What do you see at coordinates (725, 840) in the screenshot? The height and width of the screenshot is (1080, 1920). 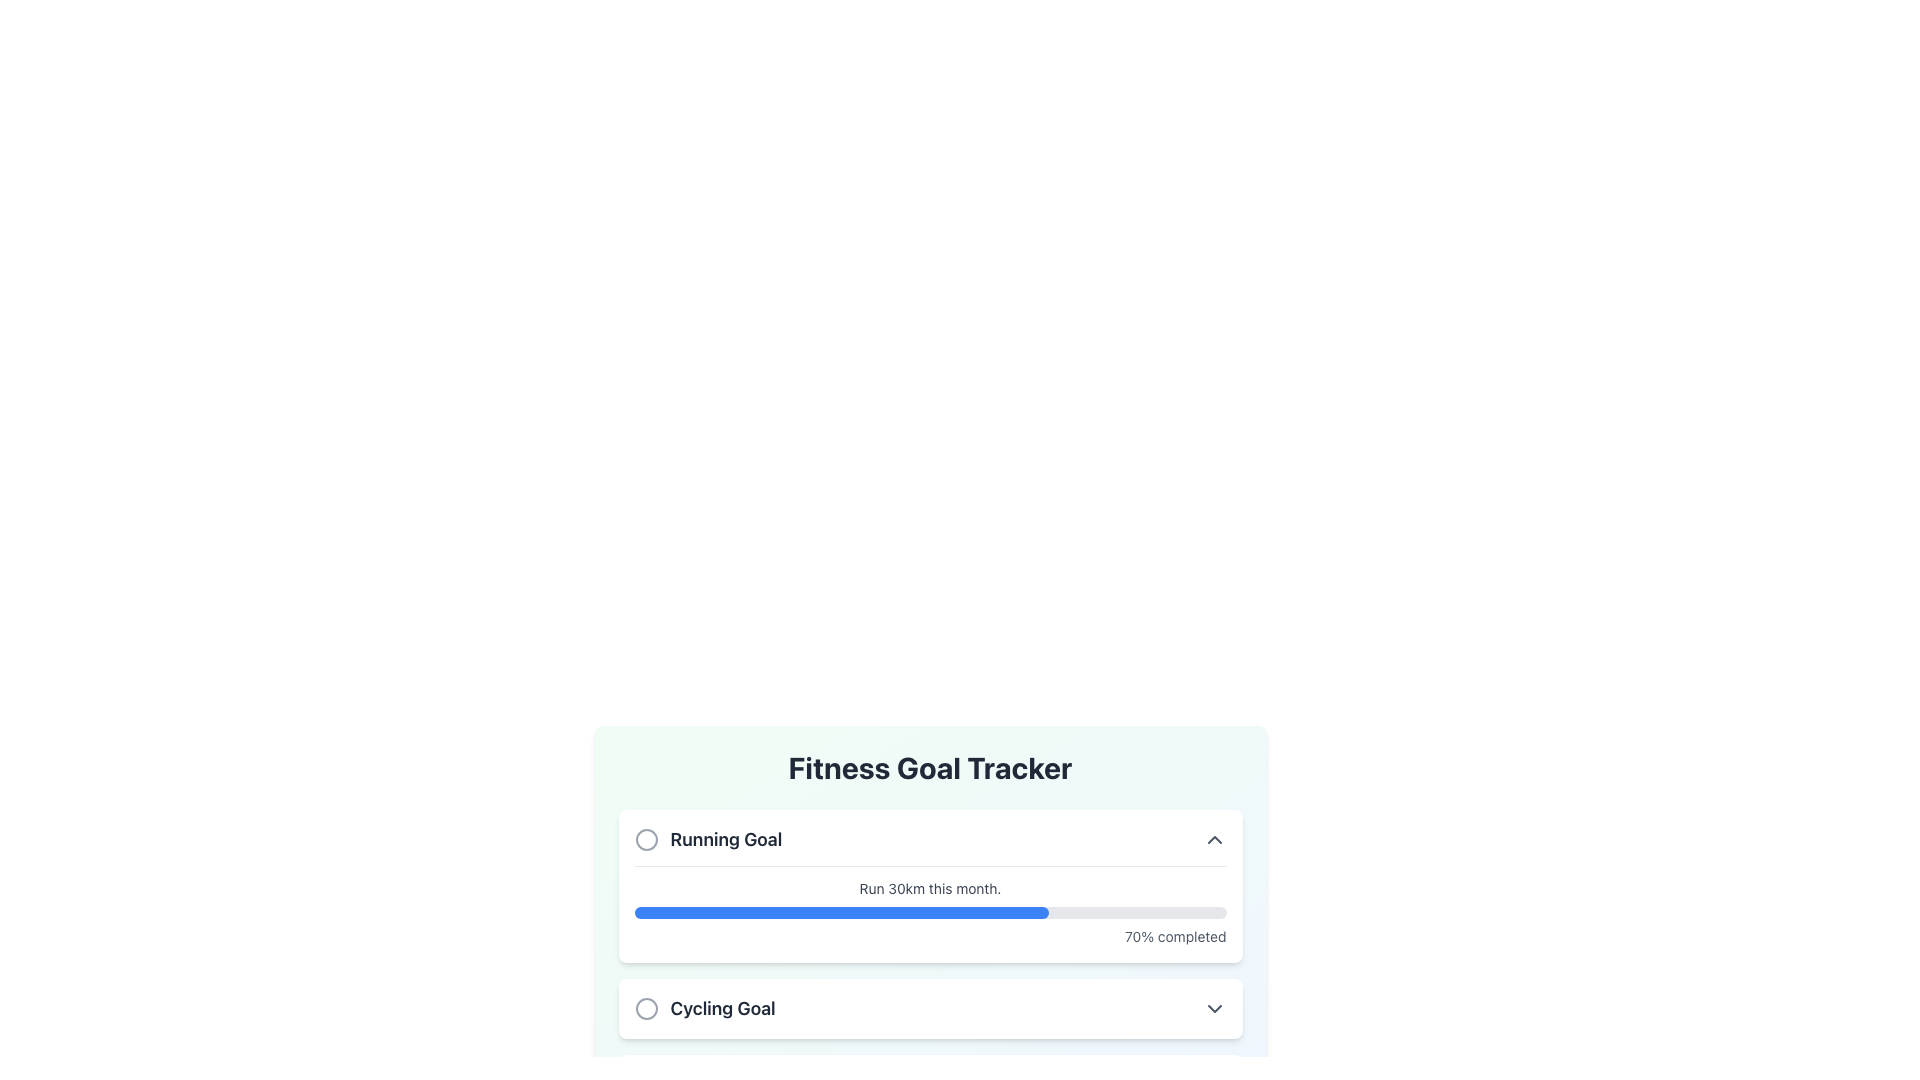 I see `the 'Running Goal' Text Label within the Fitness Goal Tracker interface, which serves as a label for the associated fitness goal entry` at bounding box center [725, 840].